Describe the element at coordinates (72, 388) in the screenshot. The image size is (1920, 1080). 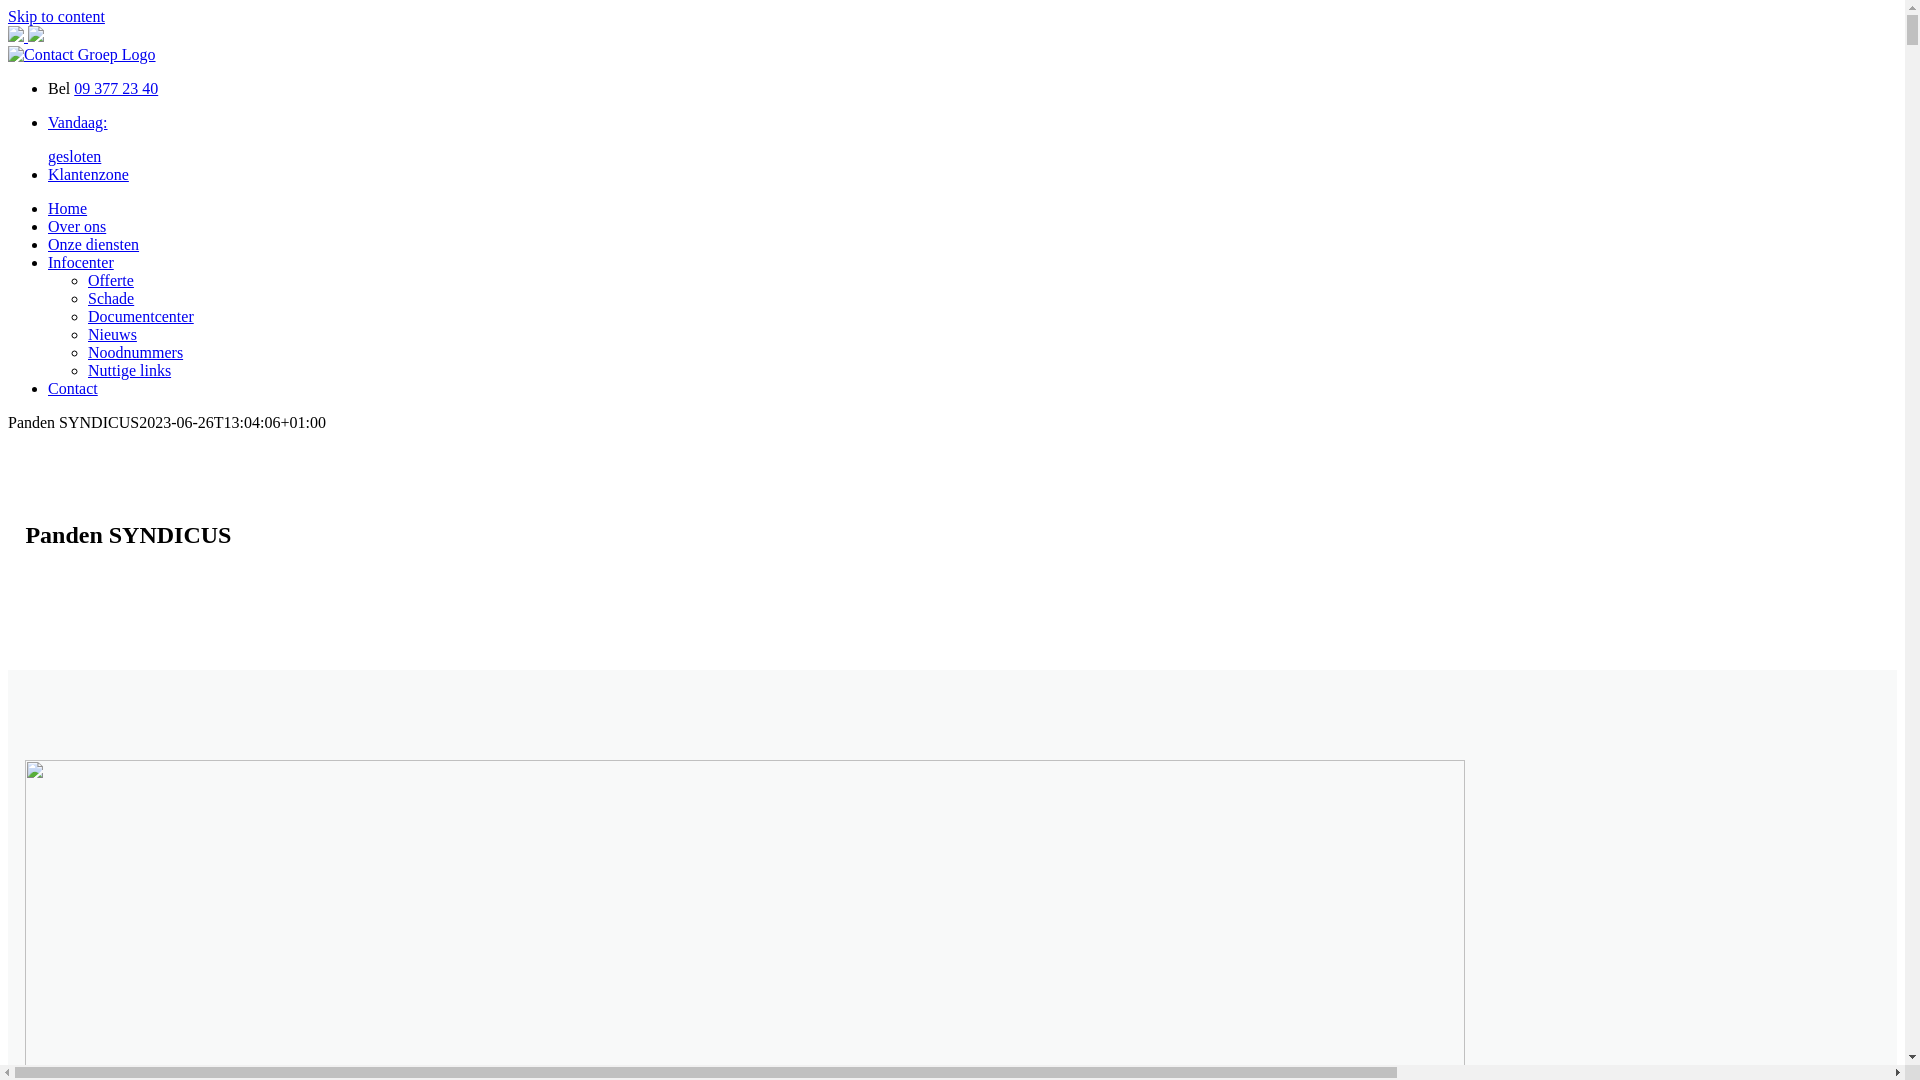
I see `'Contact'` at that location.